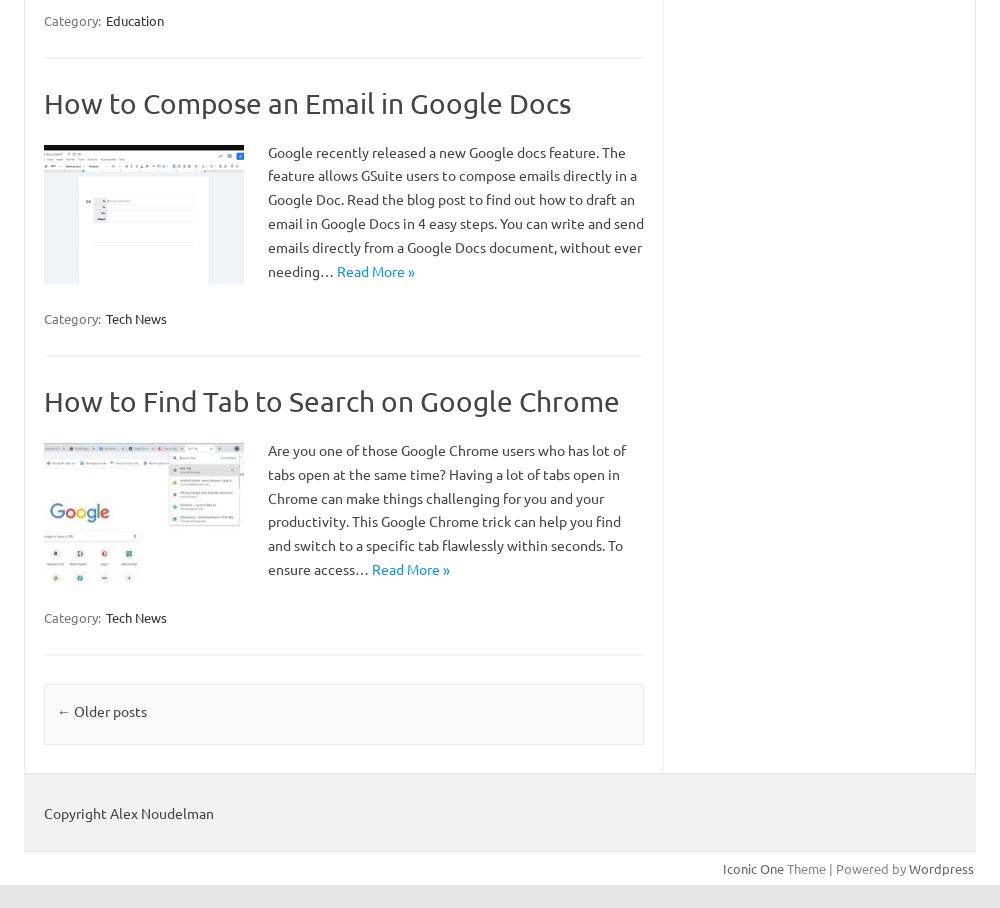 The width and height of the screenshot is (1000, 908). What do you see at coordinates (331, 400) in the screenshot?
I see `'How to Find Tab to Search on Google Chrome'` at bounding box center [331, 400].